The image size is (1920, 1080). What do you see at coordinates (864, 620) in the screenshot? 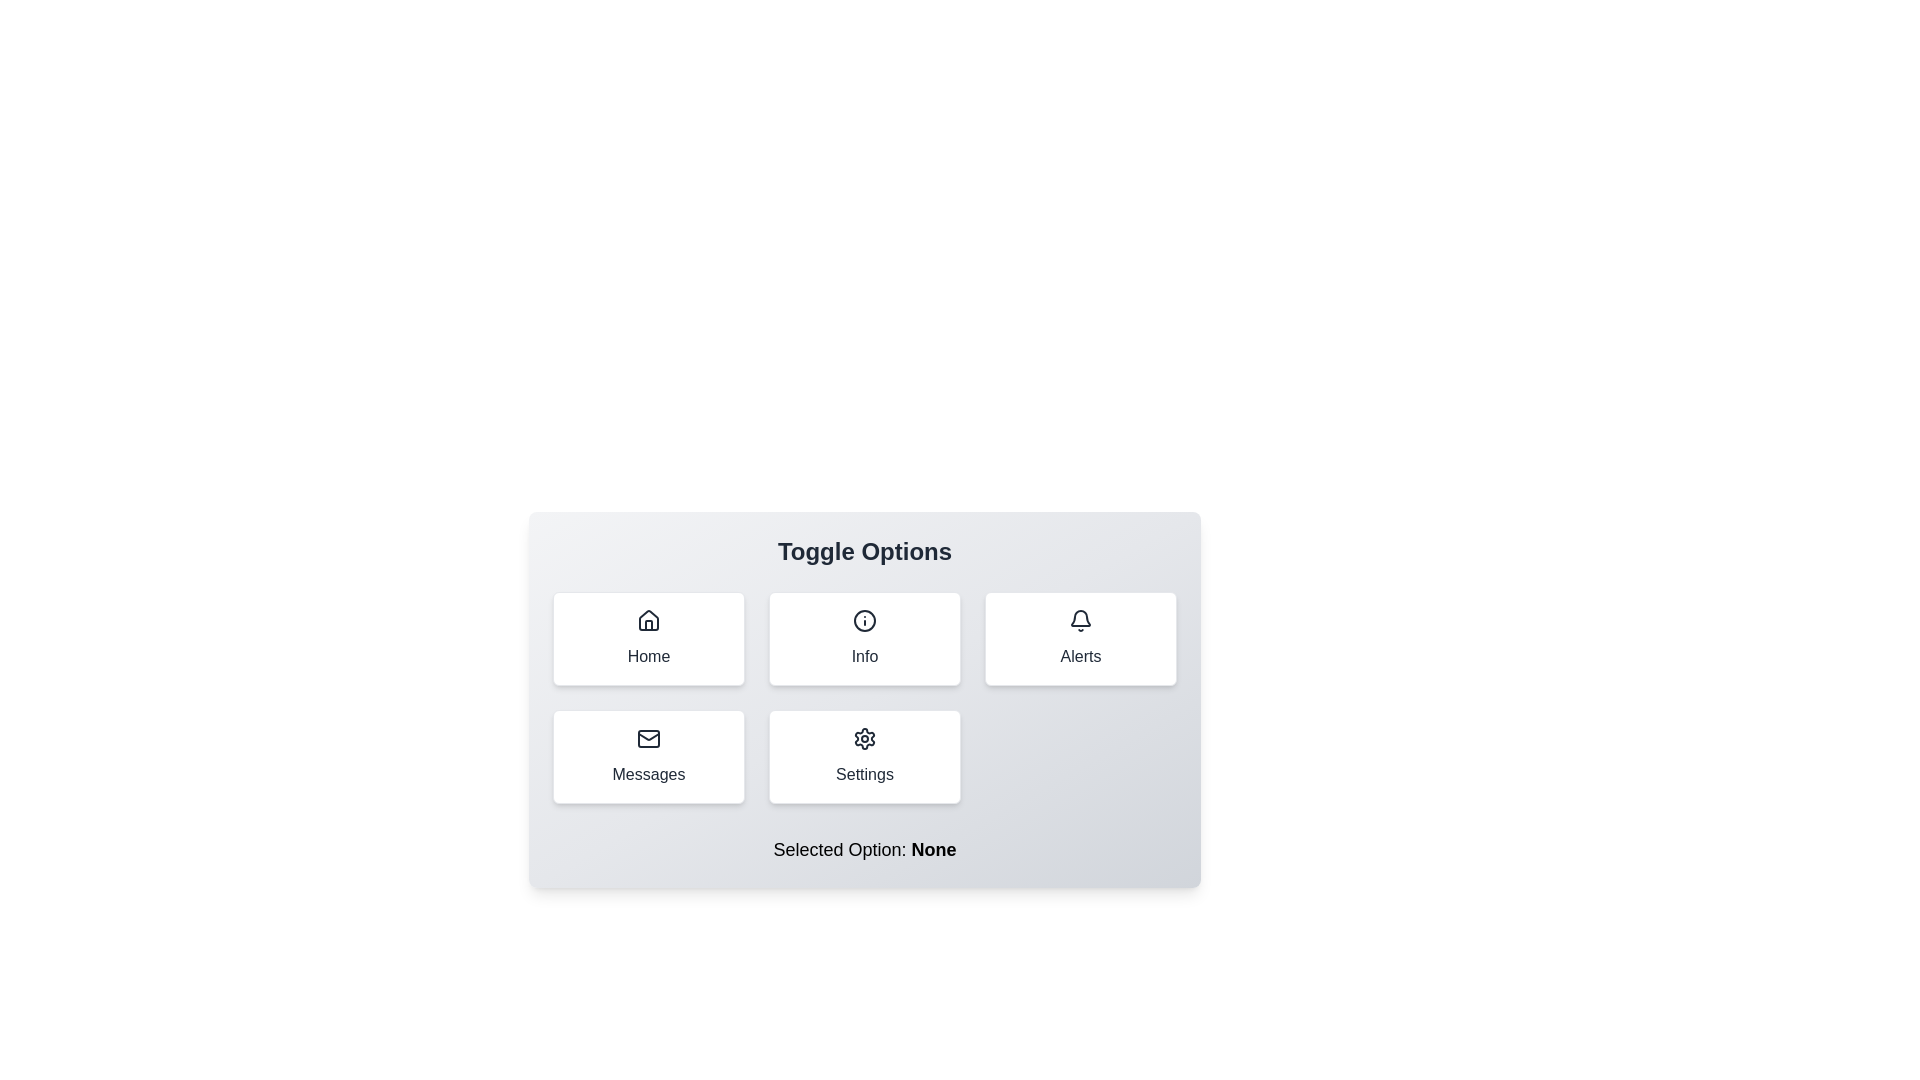
I see `the informational icon located in the upper middle position of the 'Info' card within the selection interface` at bounding box center [864, 620].